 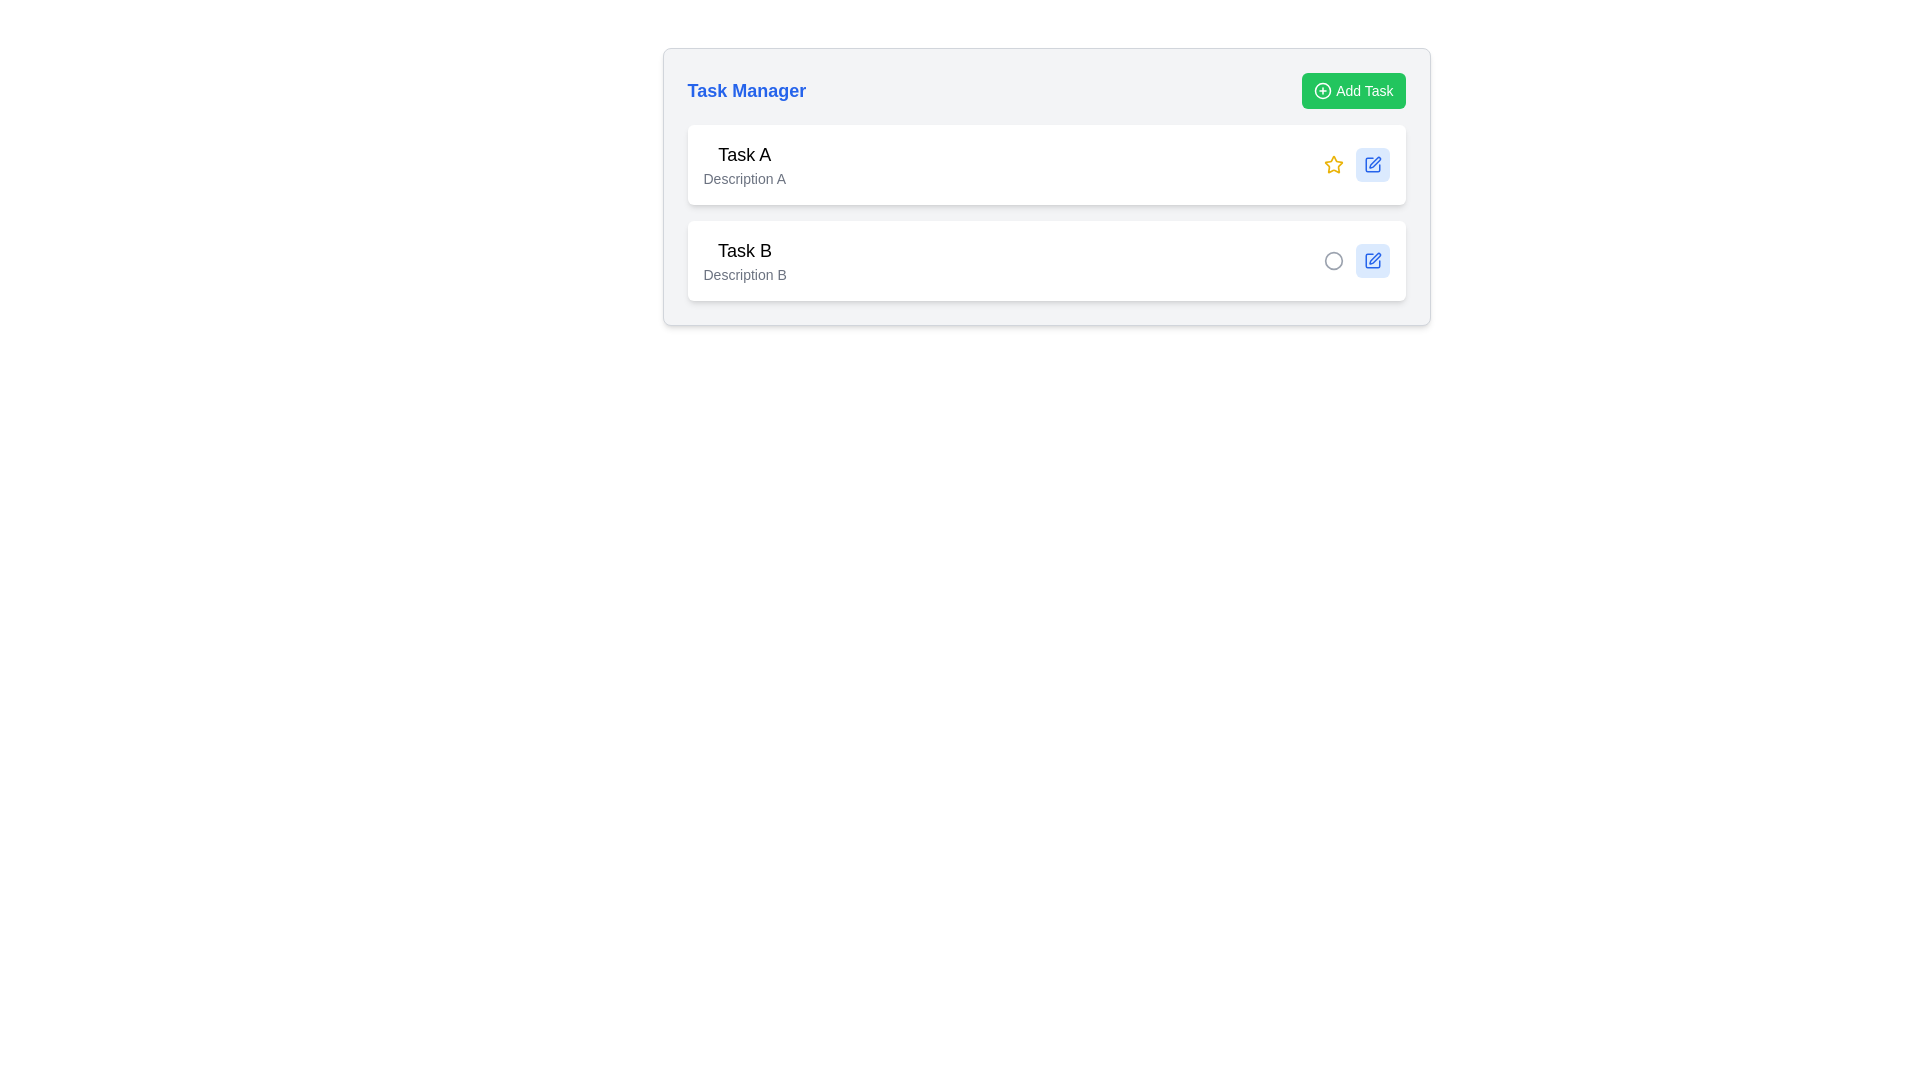 I want to click on the Text label that serves as the title or heading for the task manager interface, positioned in the top-left part of the header, aligned to the left of the 'Add Task' button, so click(x=745, y=91).